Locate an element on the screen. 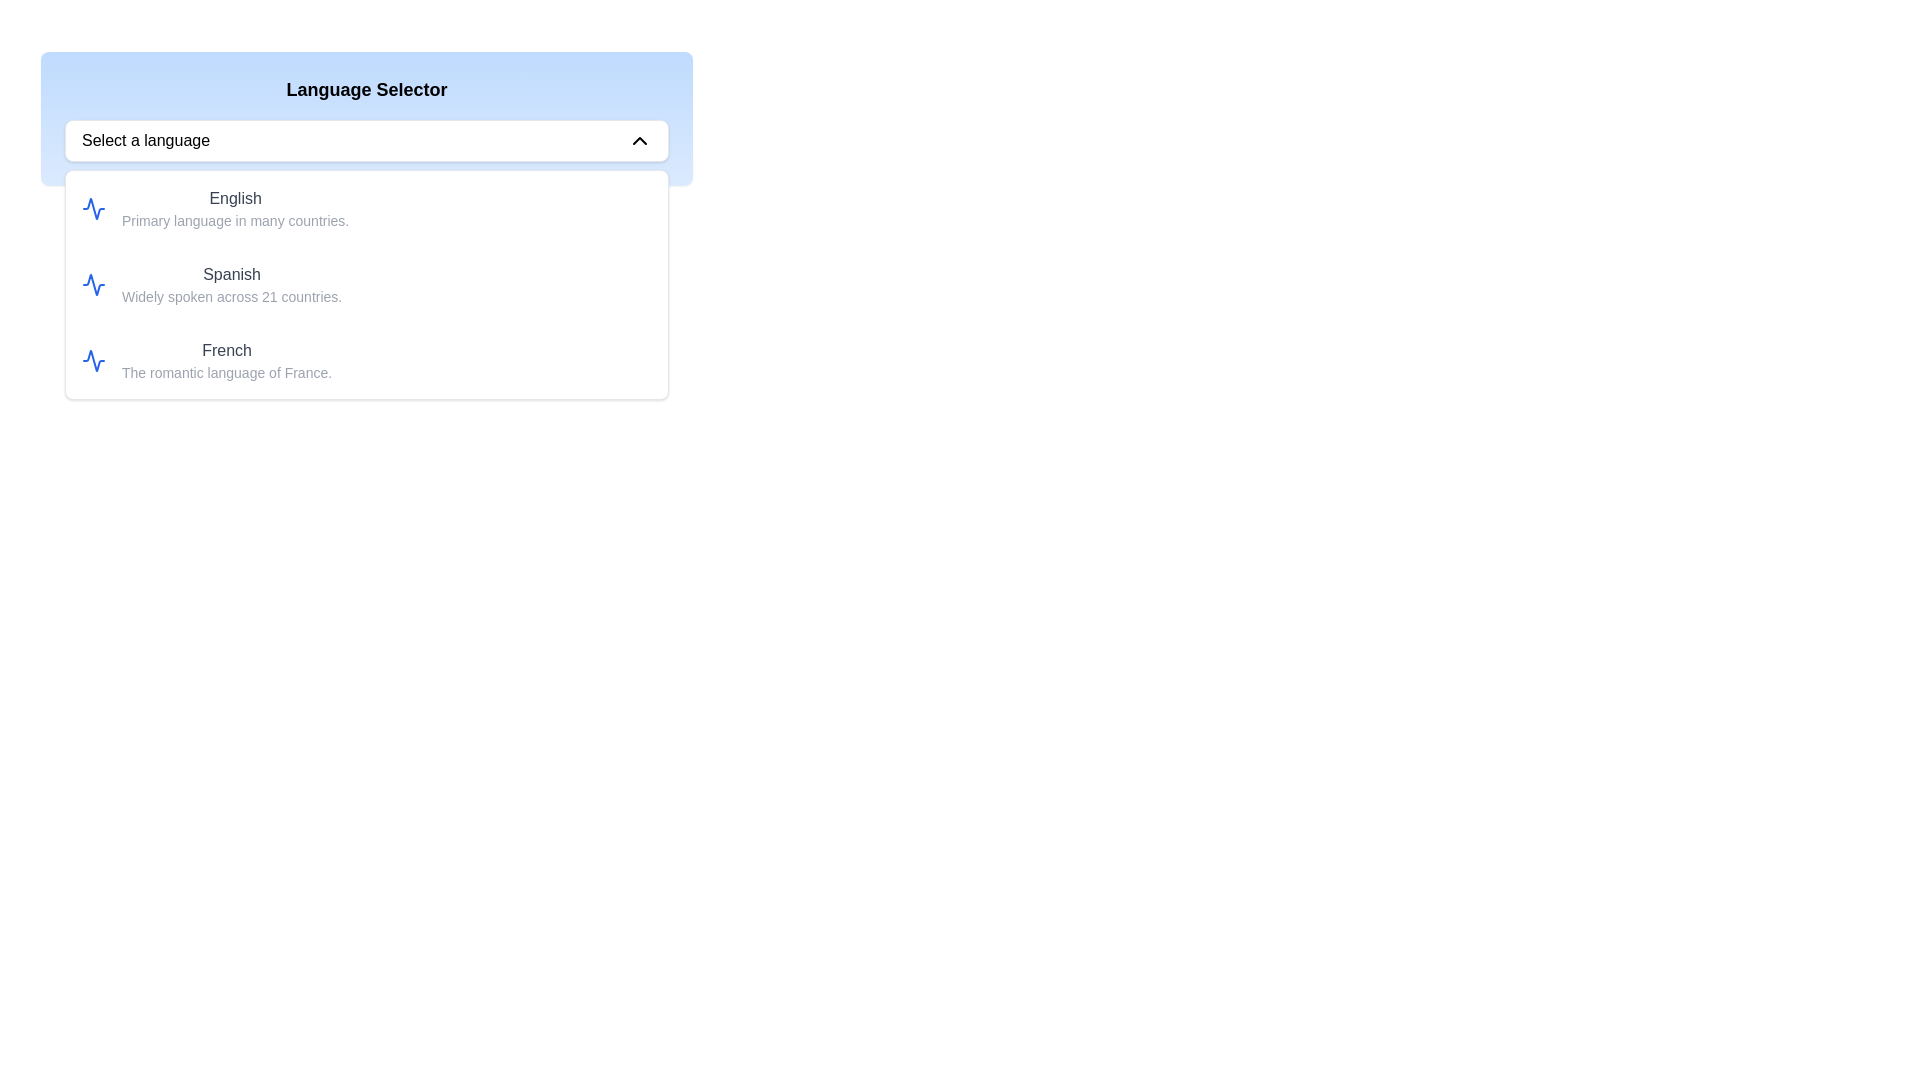 This screenshot has height=1080, width=1920. the 'English' language icon located at the first position in the dropdown menu labeled 'Select a language' is located at coordinates (93, 208).